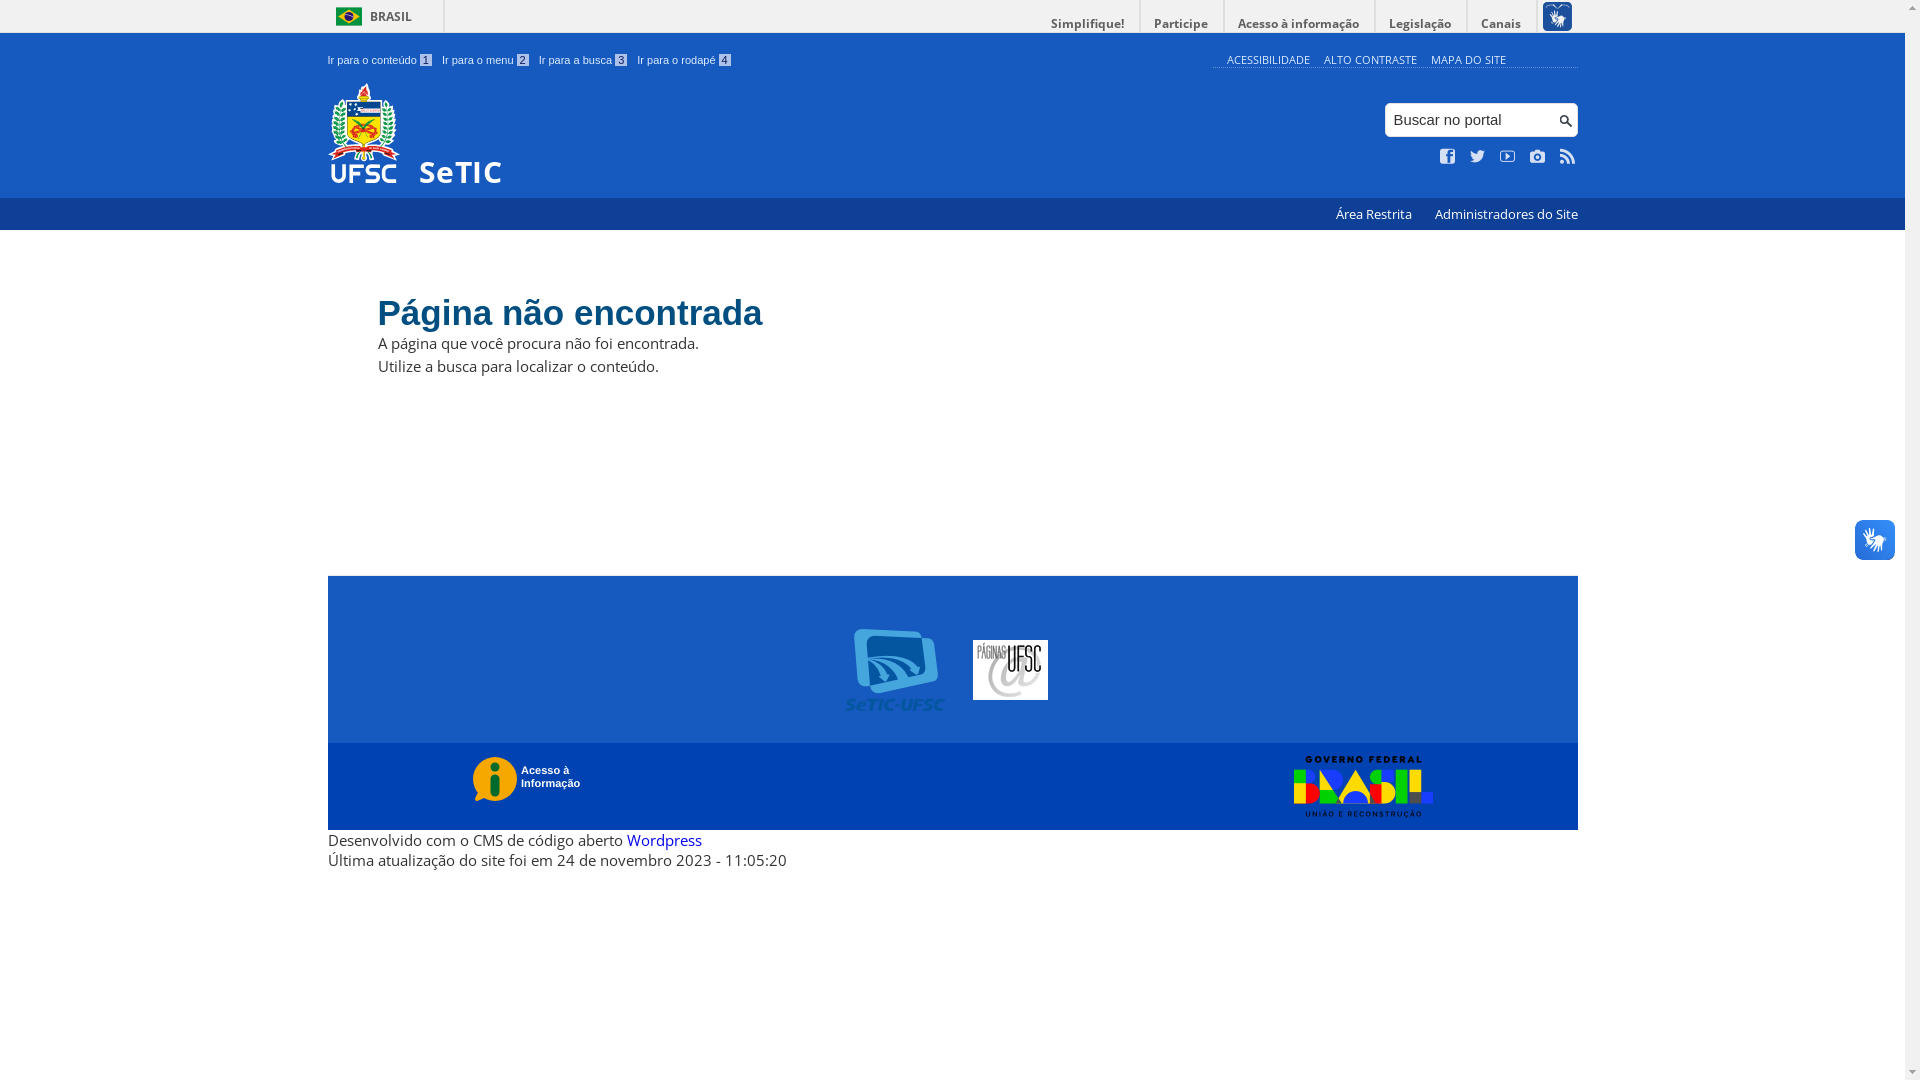 This screenshot has height=1080, width=1920. I want to click on 'BRASIL', so click(370, 16).